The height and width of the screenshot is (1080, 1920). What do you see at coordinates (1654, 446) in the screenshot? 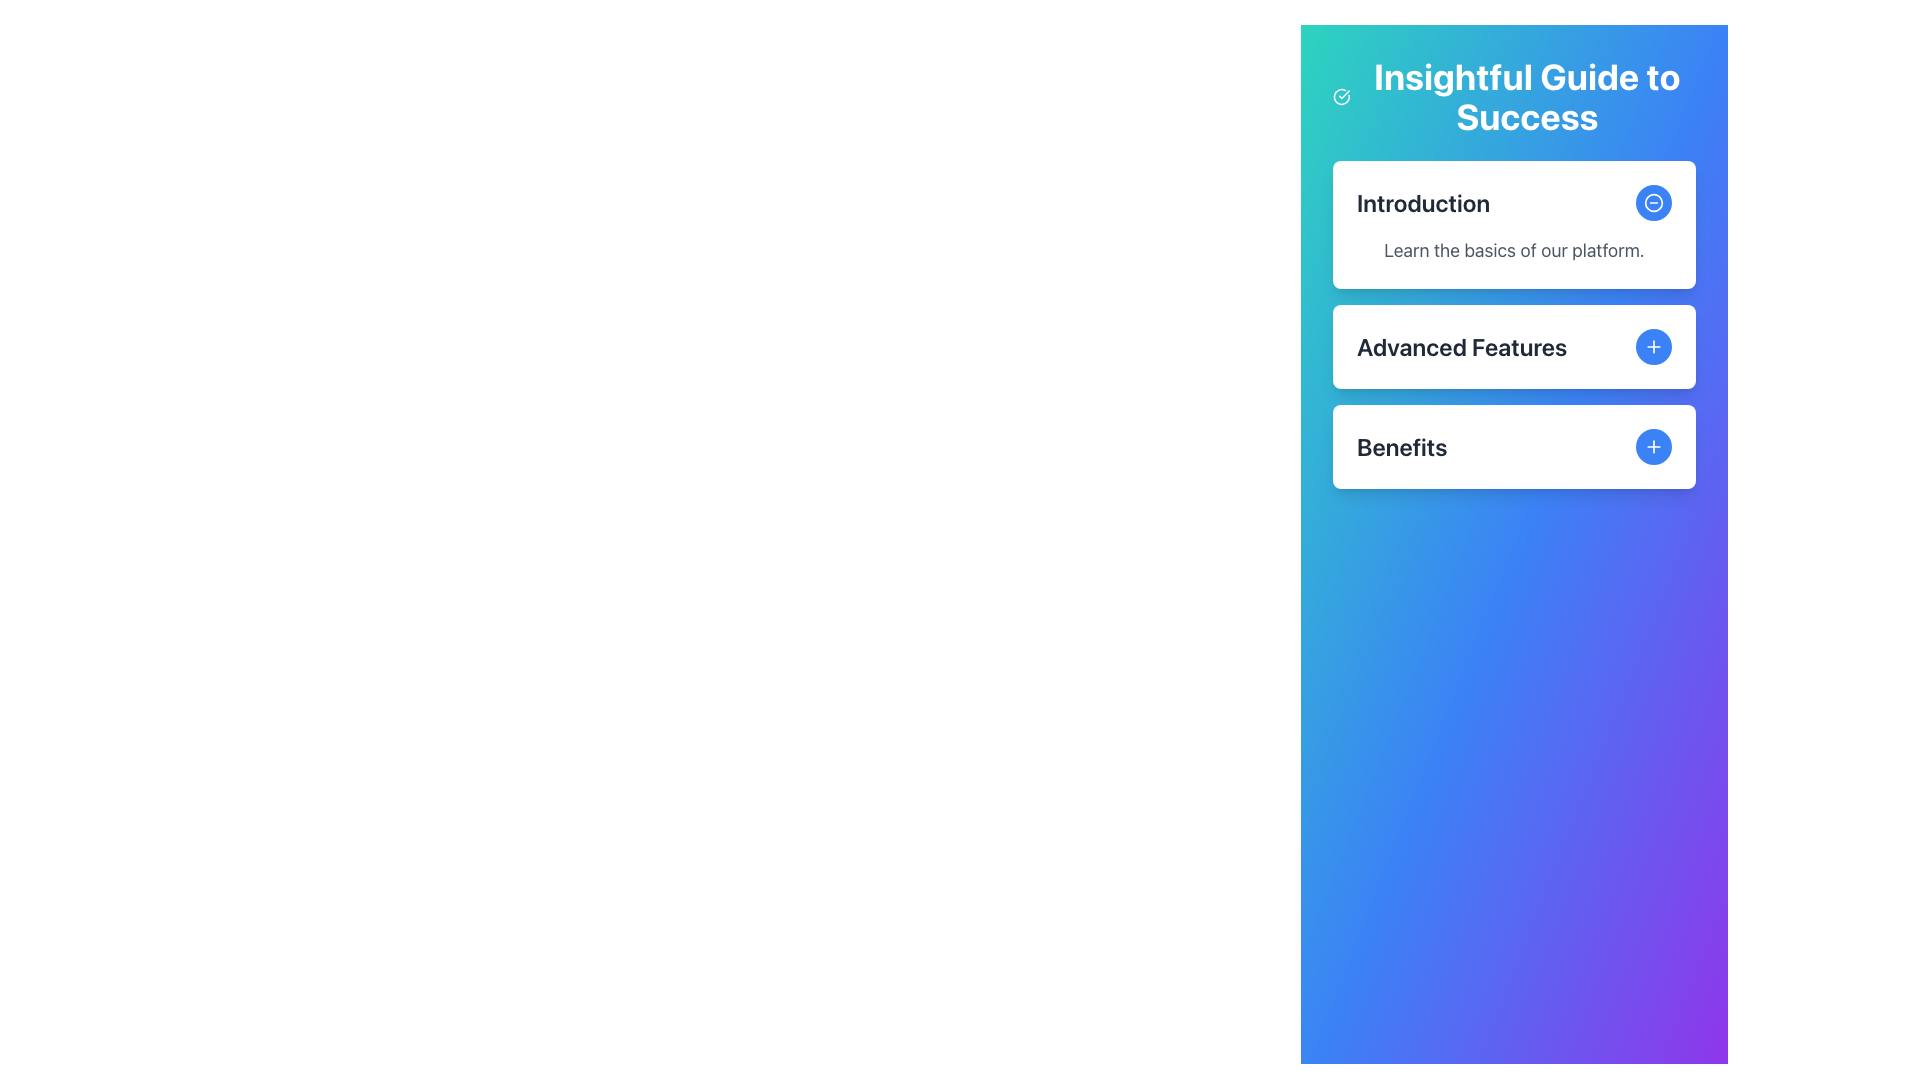
I see `the button located to the right of the 'Benefits' label` at bounding box center [1654, 446].